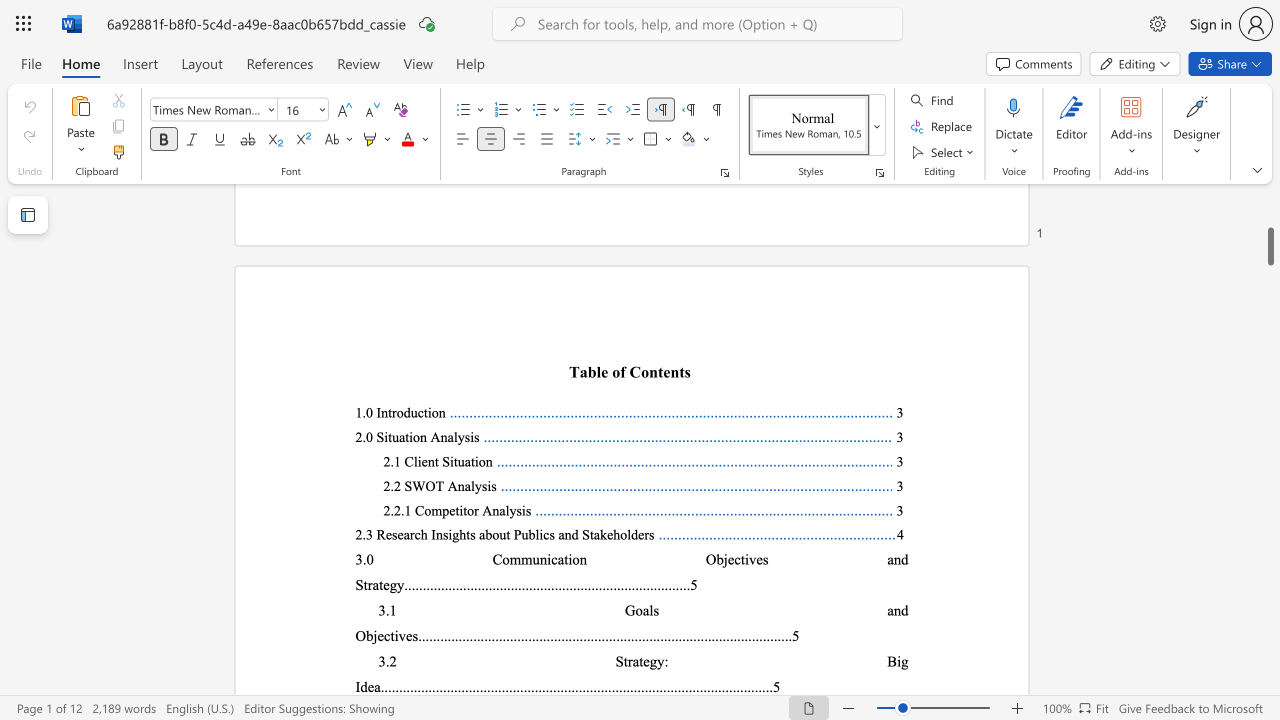 The image size is (1280, 720). I want to click on the subset text "..............................." within the text "......................................................................................................", so click(573, 686).